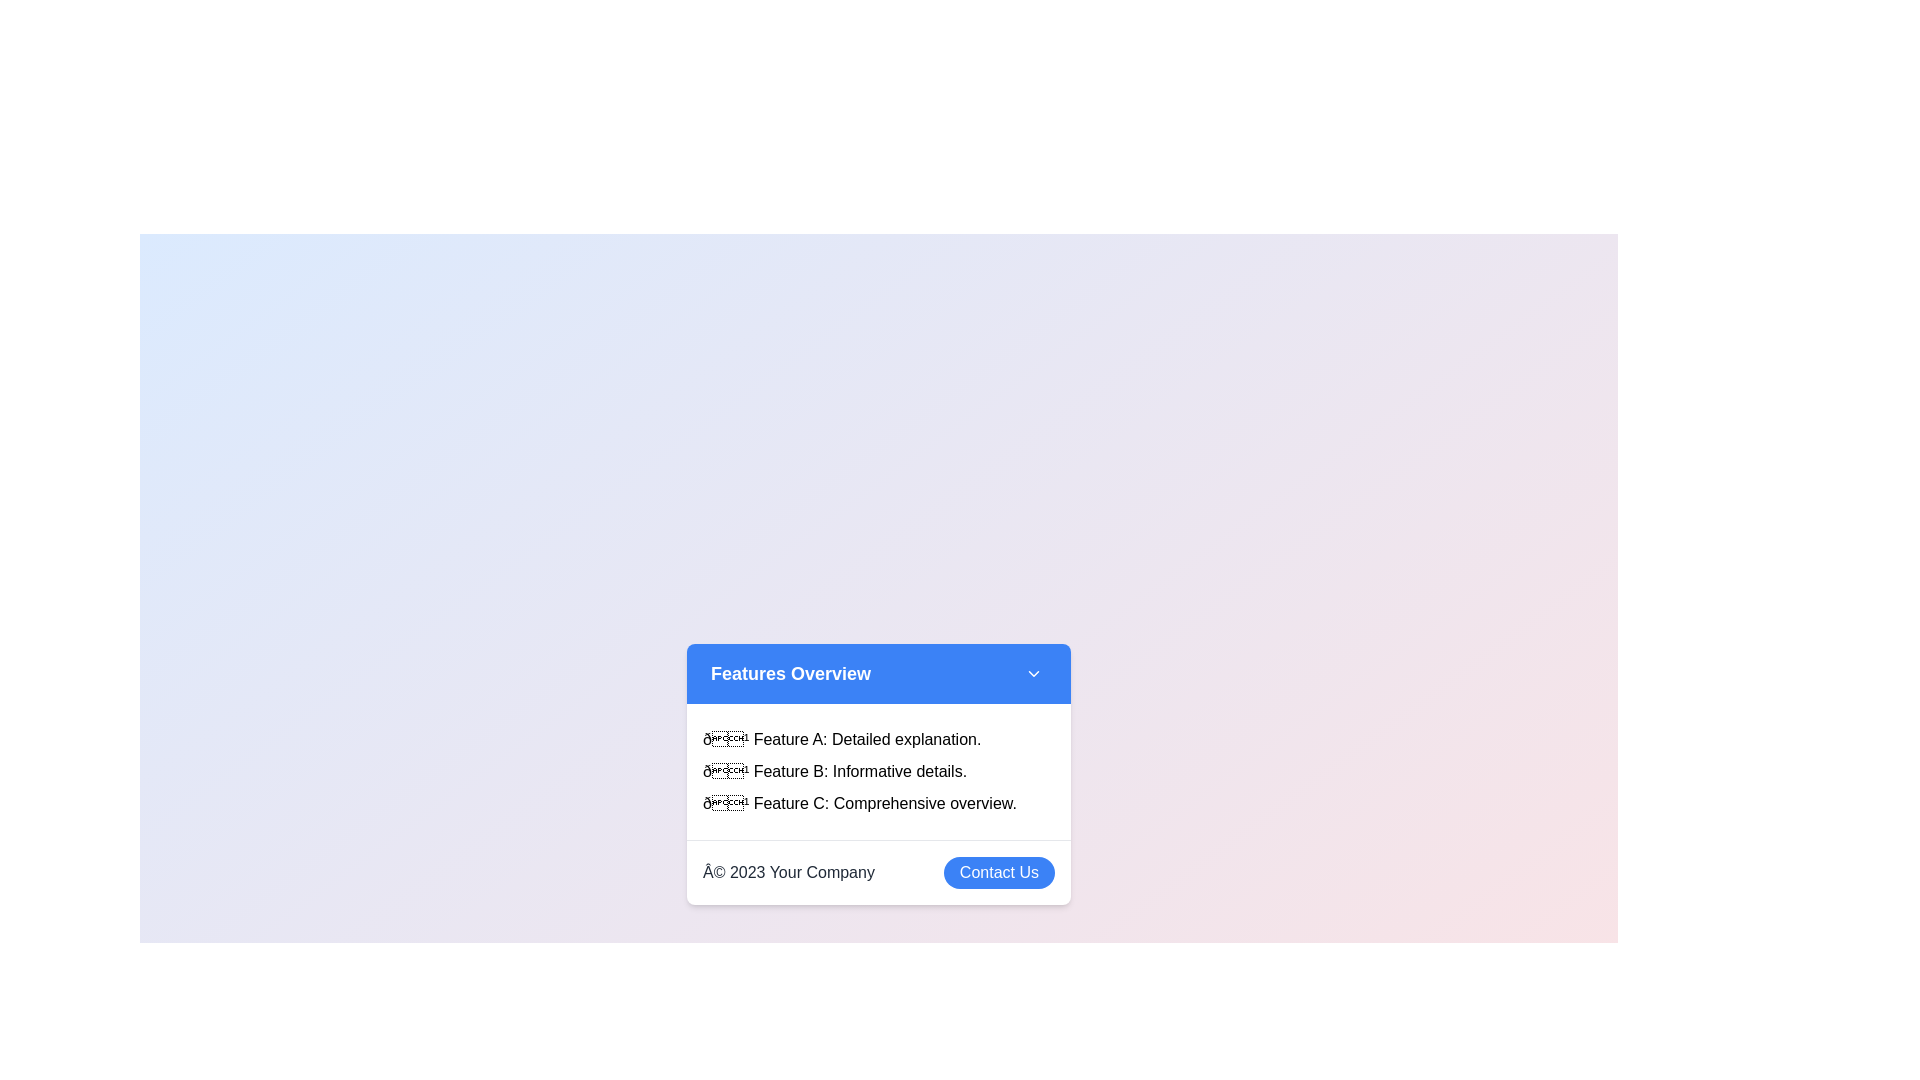  What do you see at coordinates (1033, 673) in the screenshot?
I see `the chevron icon located in the top-right corner of the blue header labeled 'Features Overview'` at bounding box center [1033, 673].